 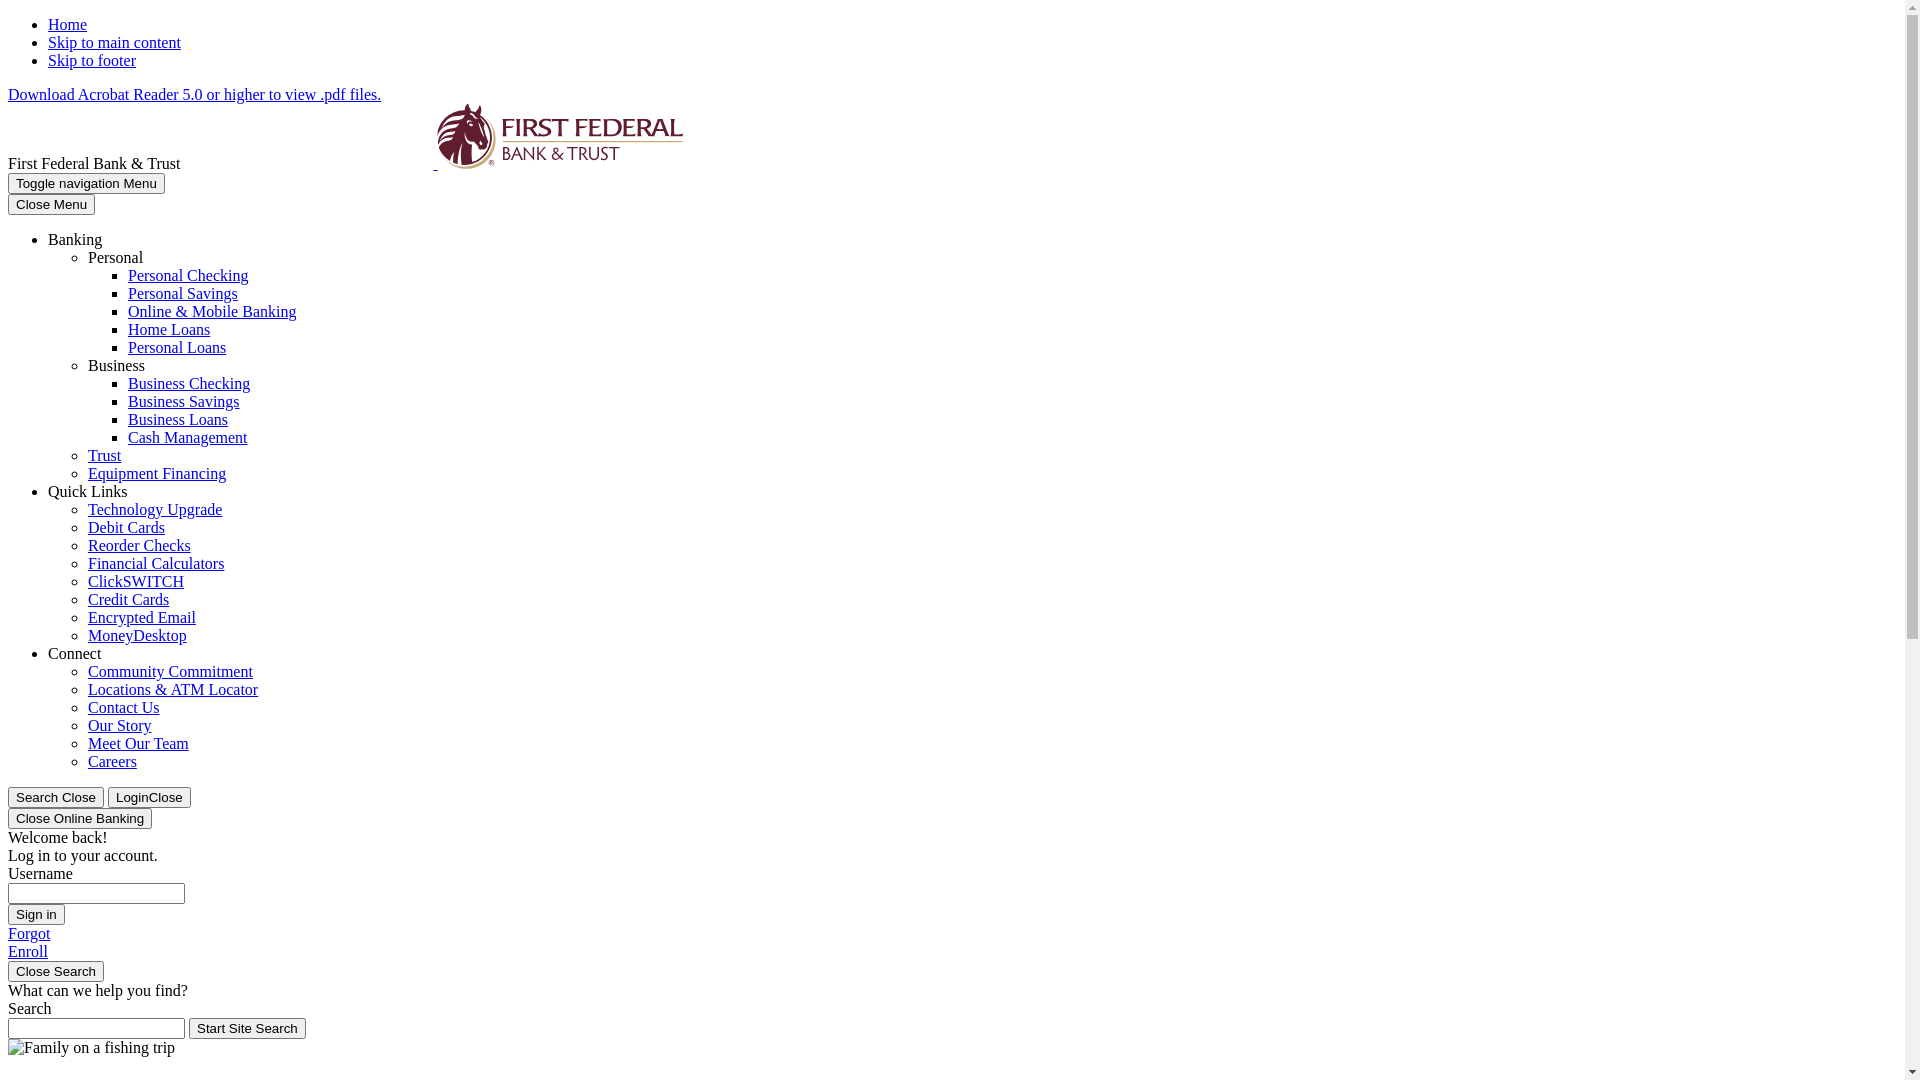 I want to click on 'Our Story', so click(x=119, y=725).